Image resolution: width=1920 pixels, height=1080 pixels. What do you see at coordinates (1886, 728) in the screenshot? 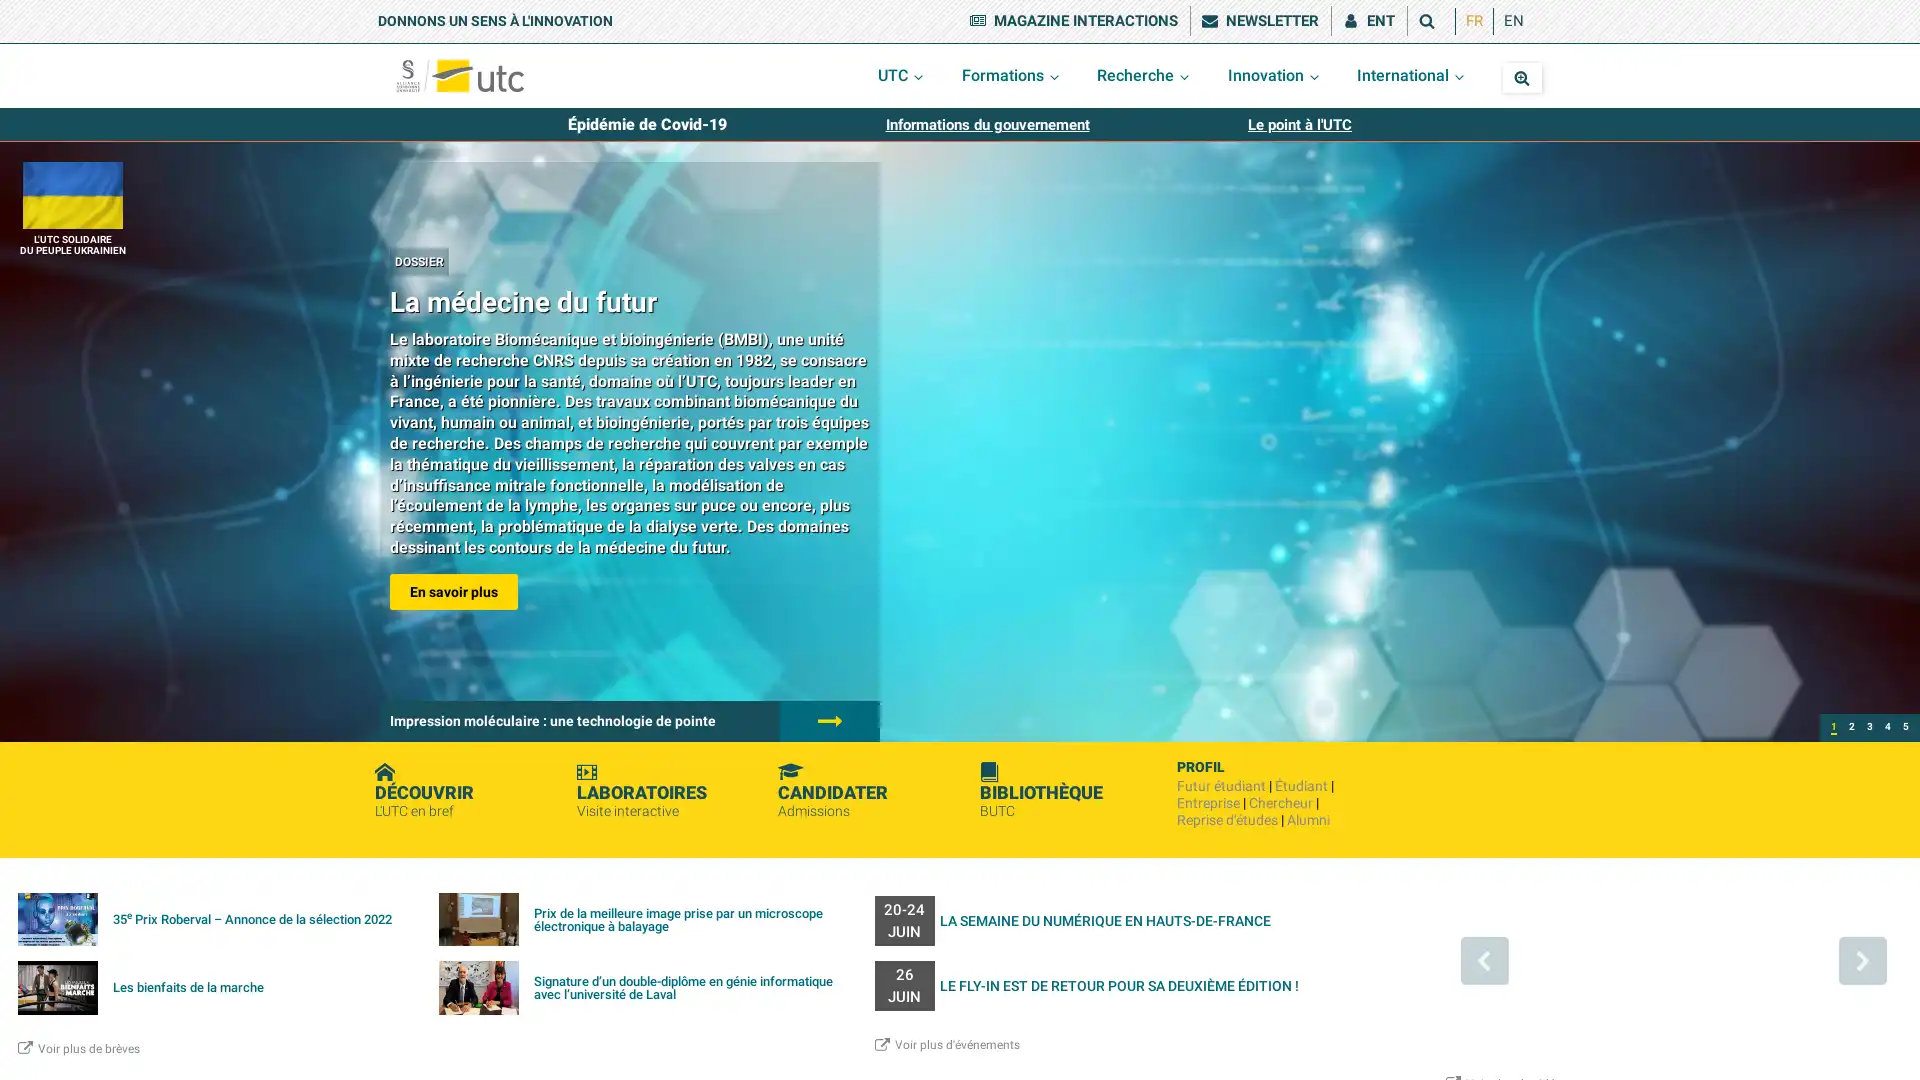
I see `Une IA sure et robuste` at bounding box center [1886, 728].